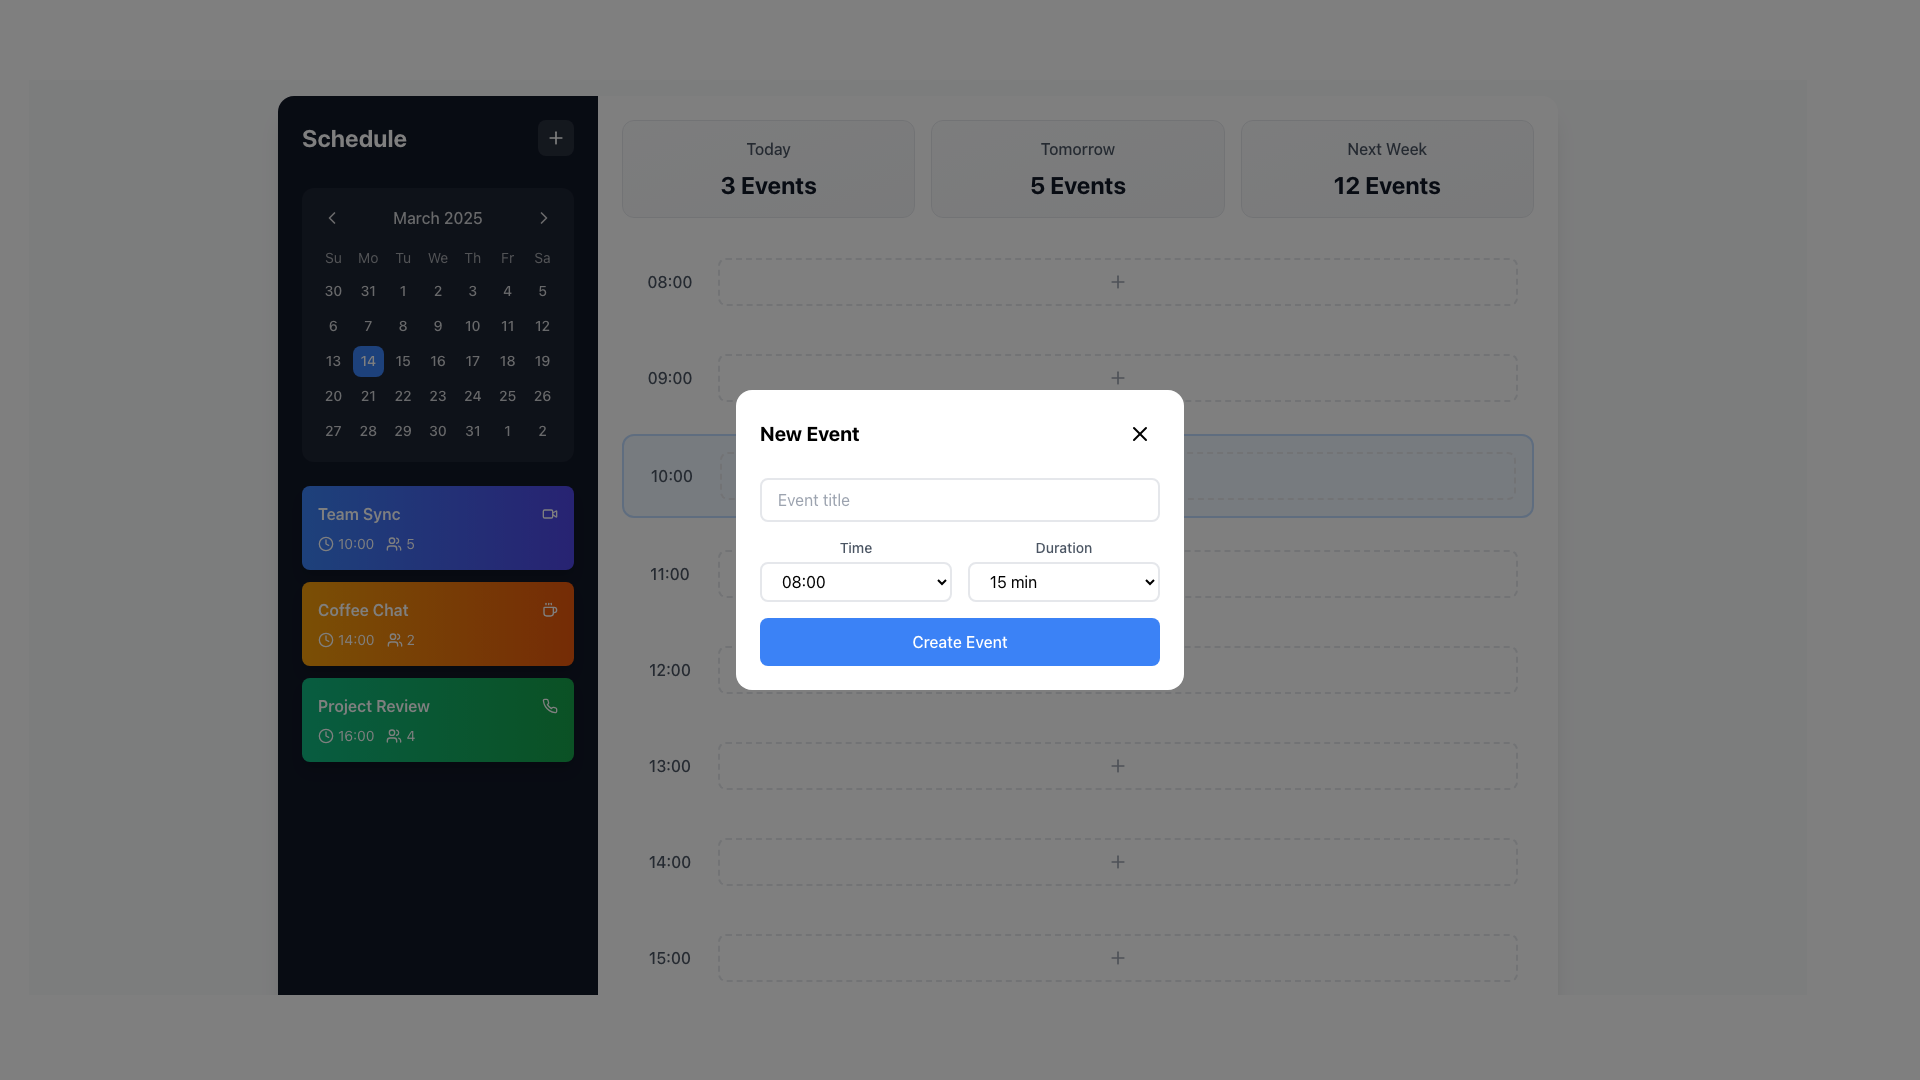 The height and width of the screenshot is (1080, 1920). What do you see at coordinates (402, 361) in the screenshot?
I see `the square-shaped button with rounded corners displaying the number '15' in white text` at bounding box center [402, 361].